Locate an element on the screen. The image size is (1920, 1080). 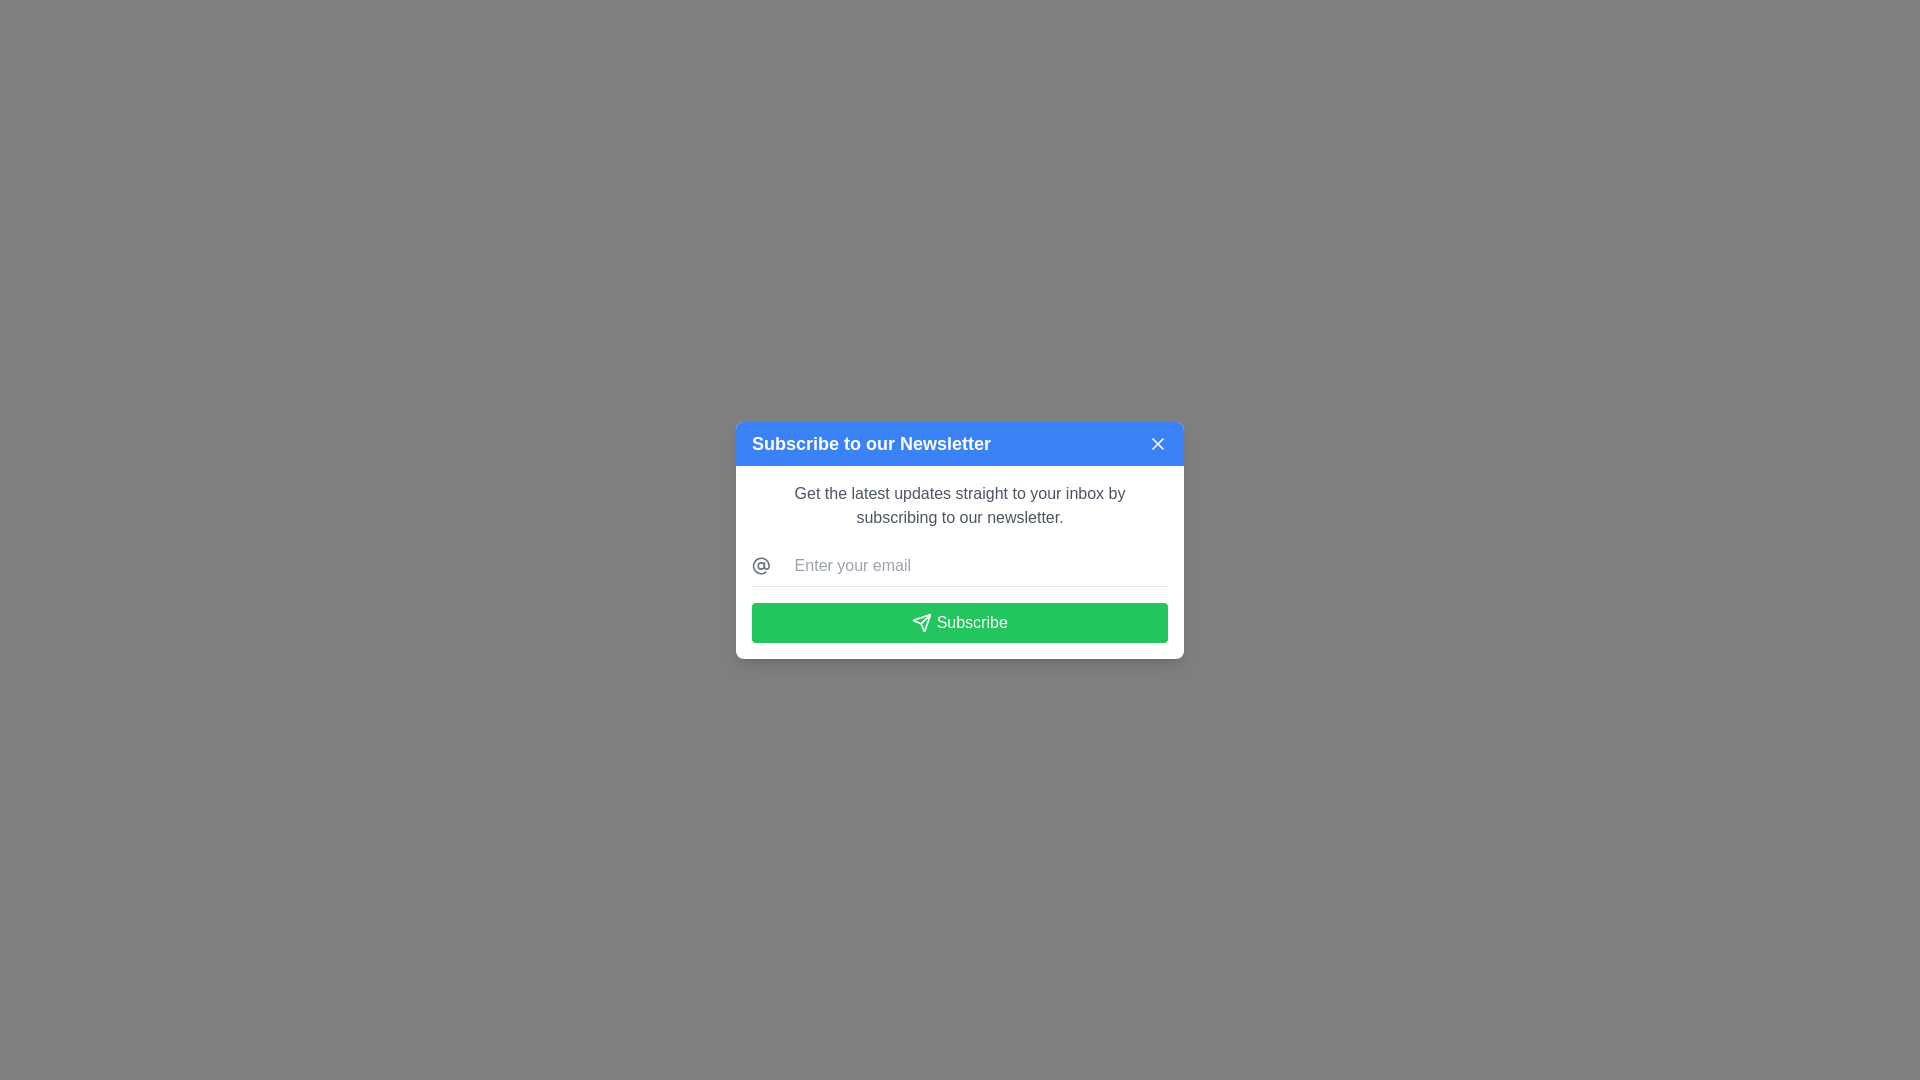
the stylized triangular paper plane icon located within the green 'Subscribe' button is located at coordinates (921, 622).